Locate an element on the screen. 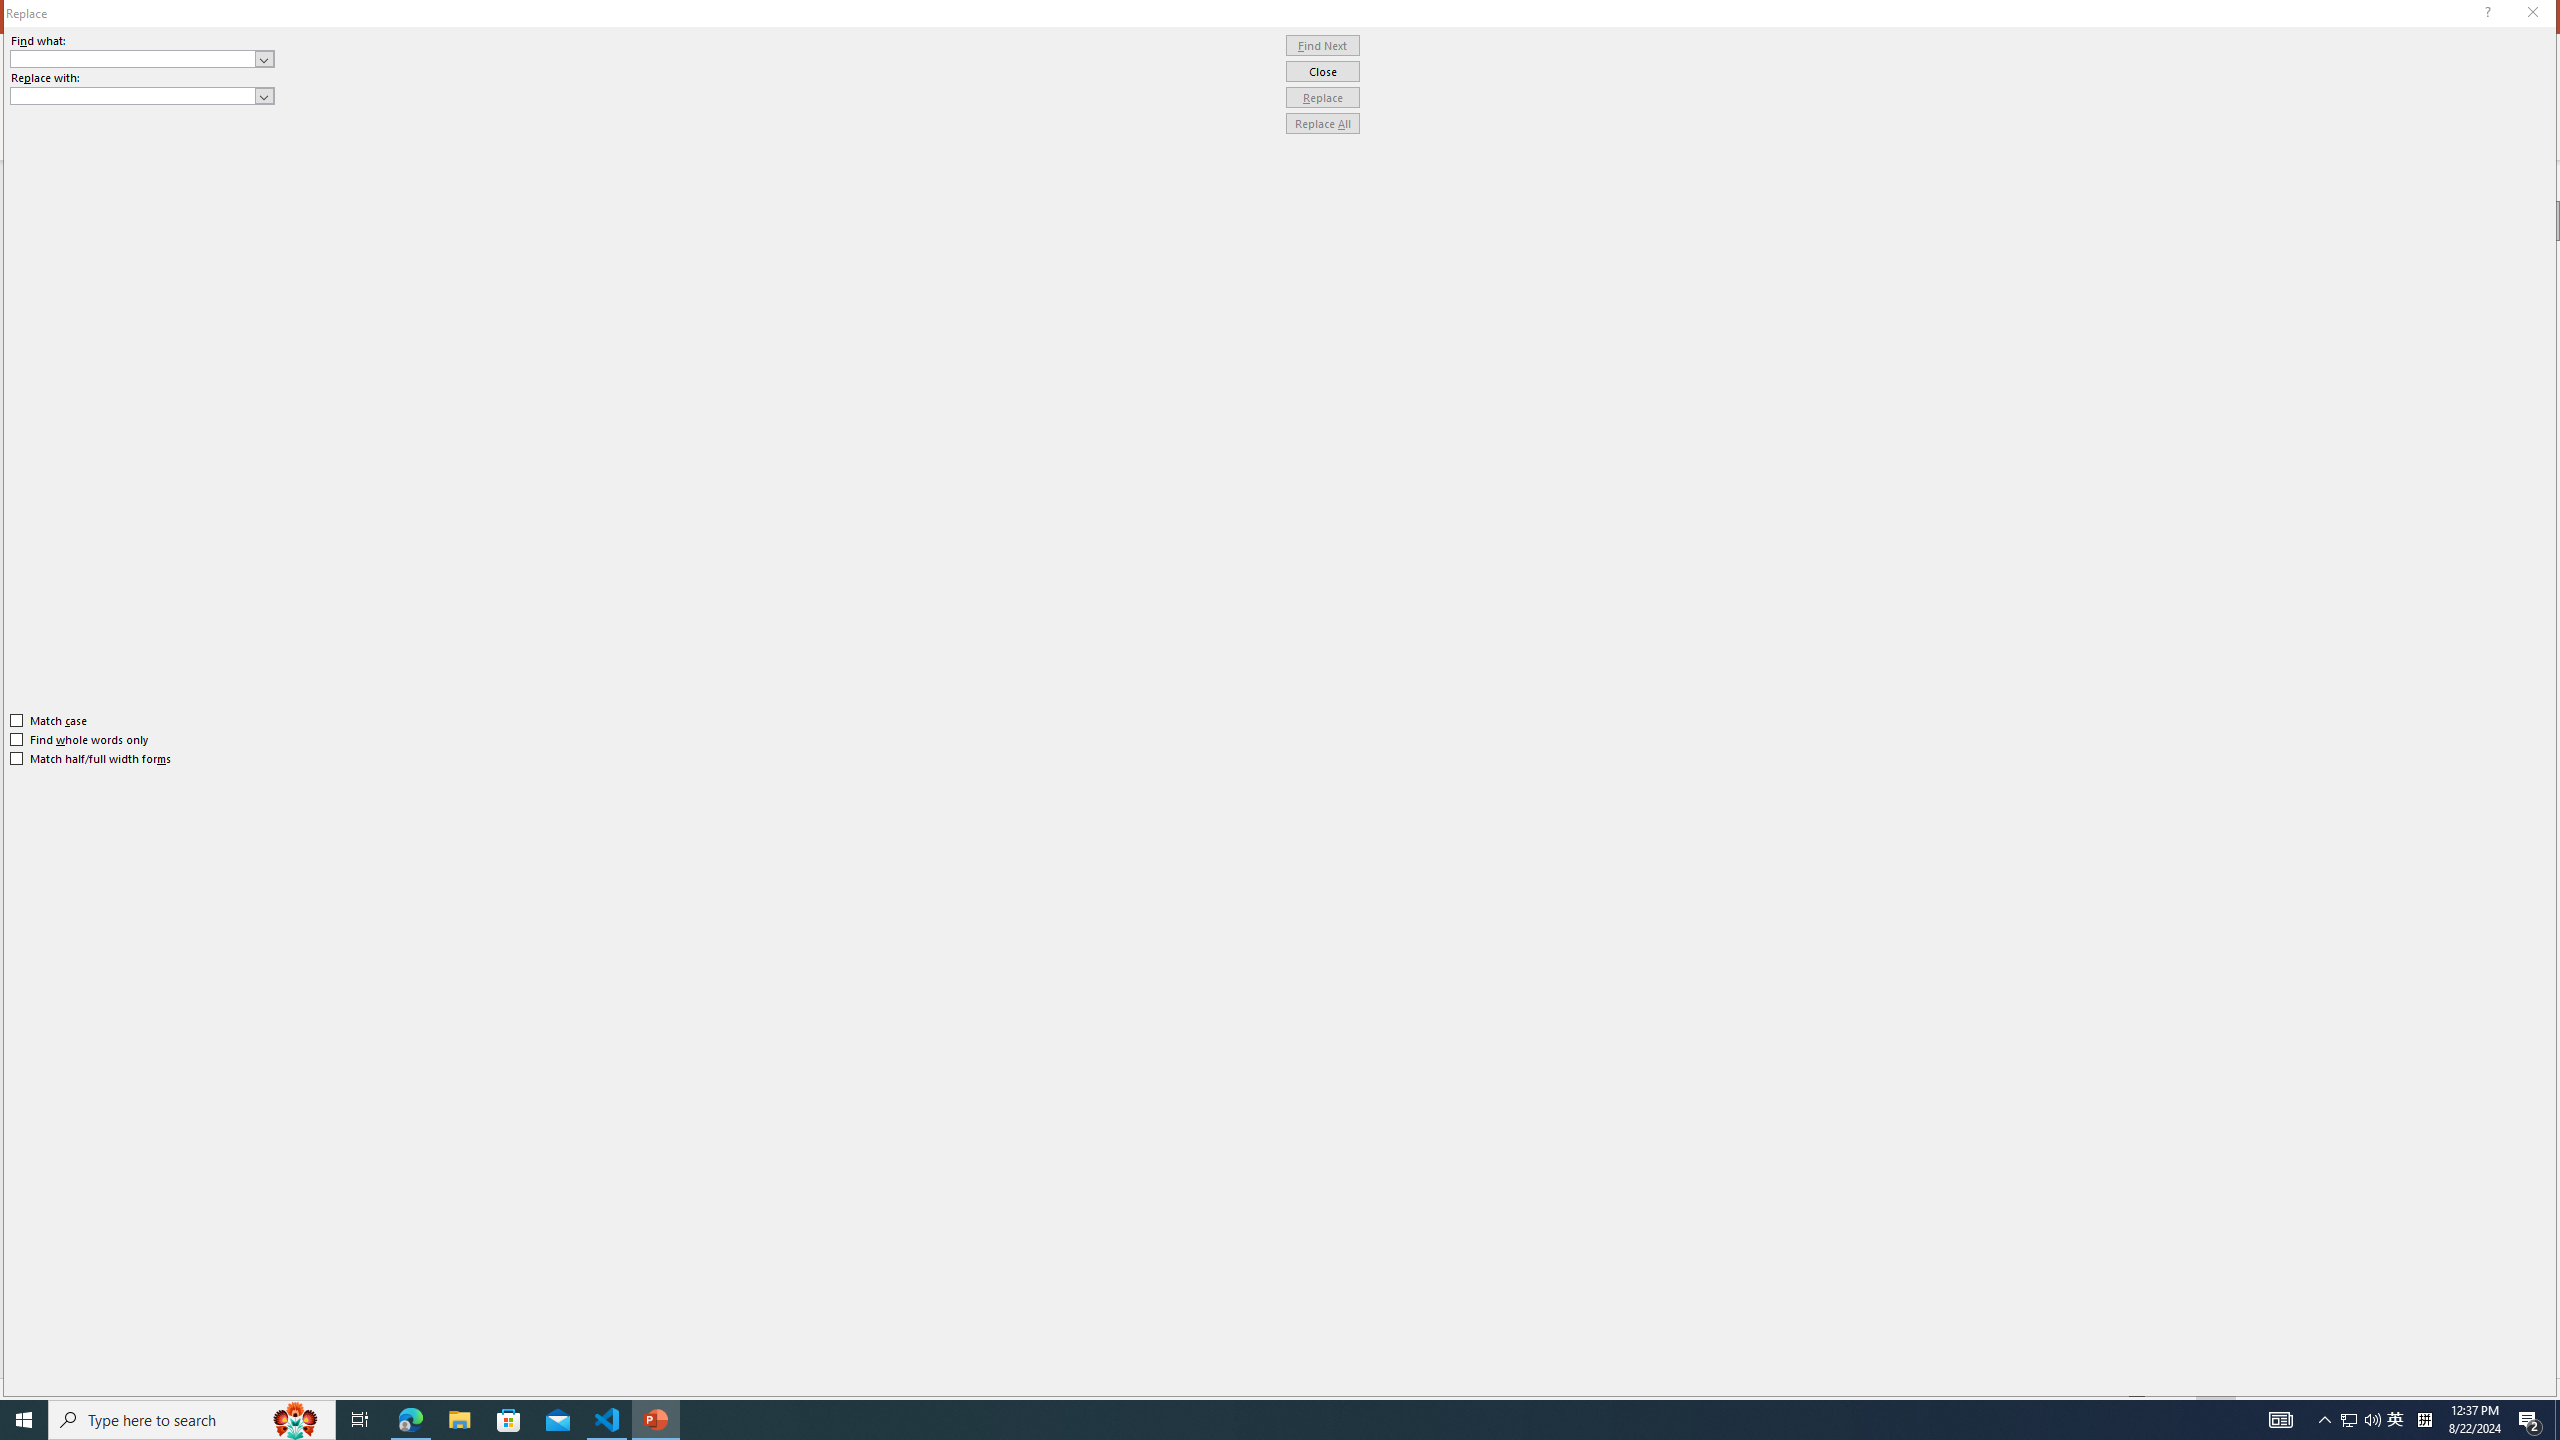  'Zoom 150%' is located at coordinates (2515, 1389).